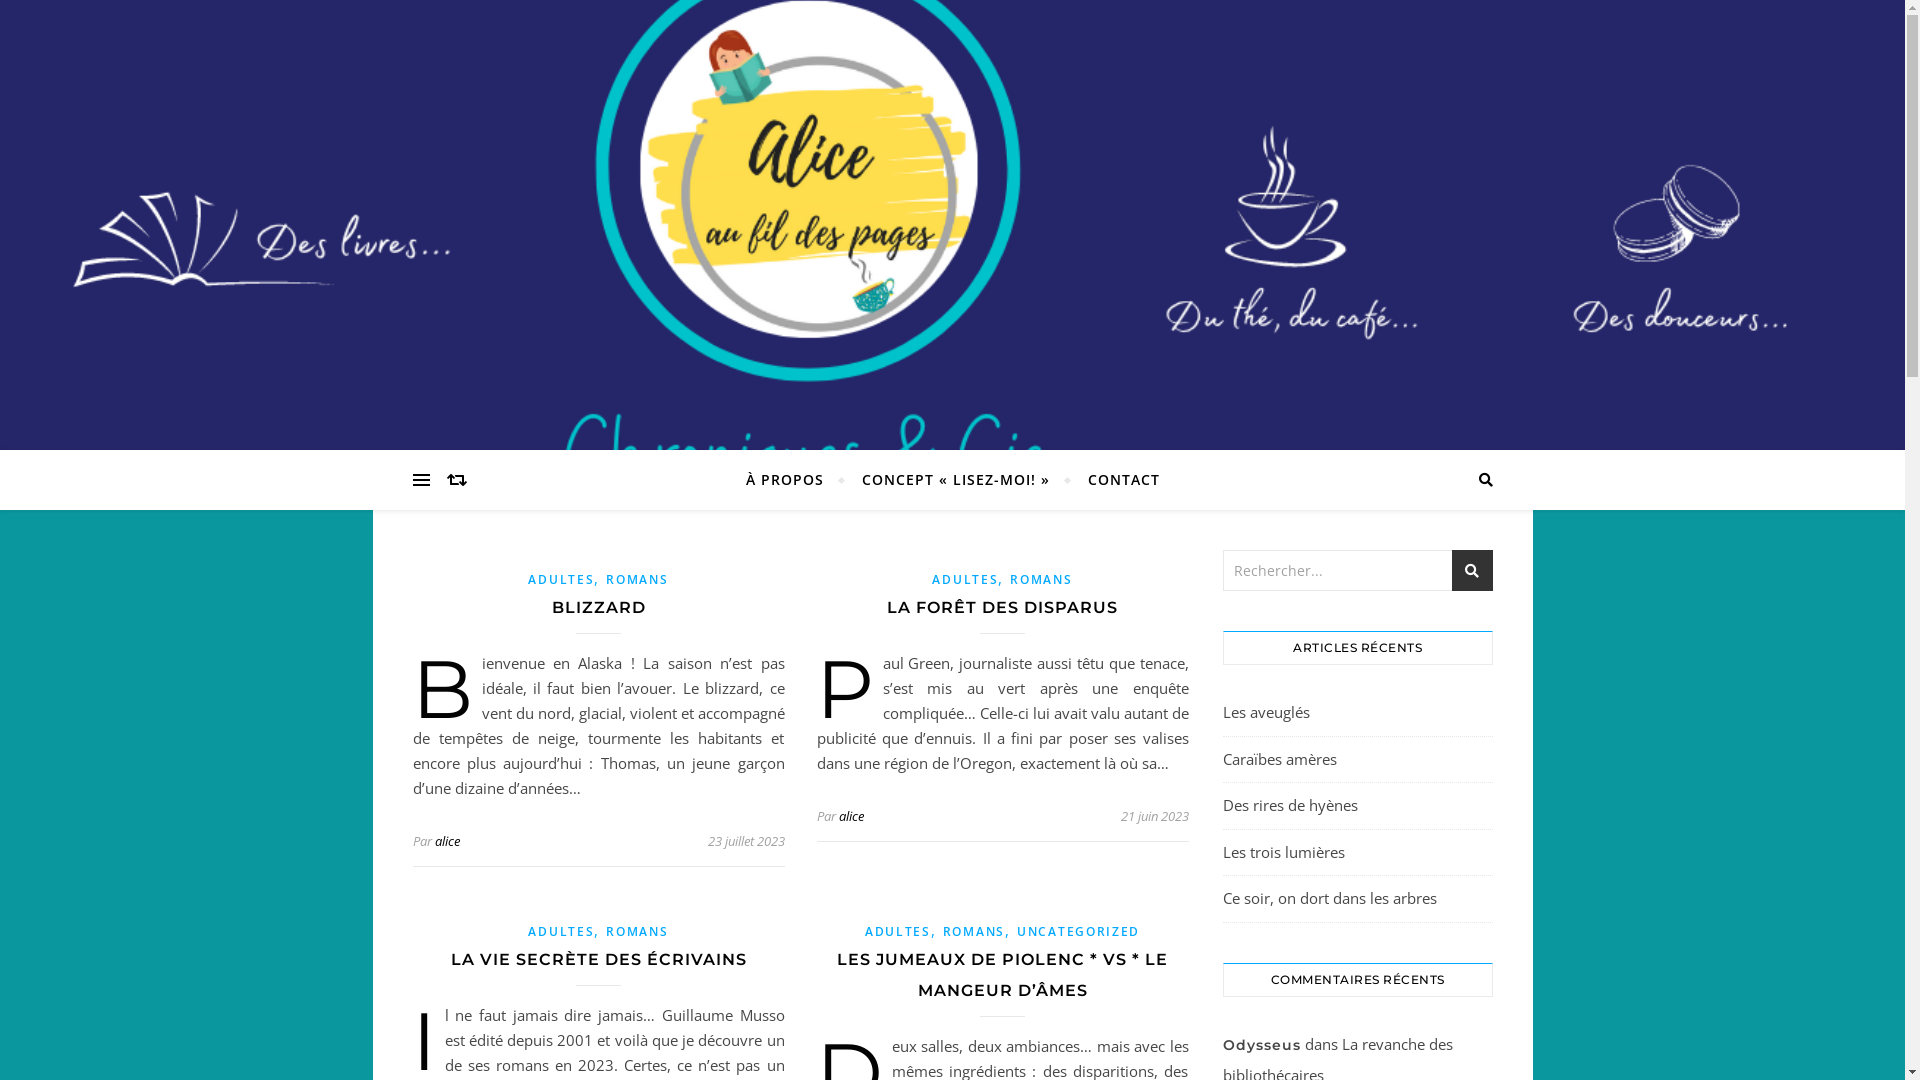  What do you see at coordinates (445, 840) in the screenshot?
I see `'alice'` at bounding box center [445, 840].